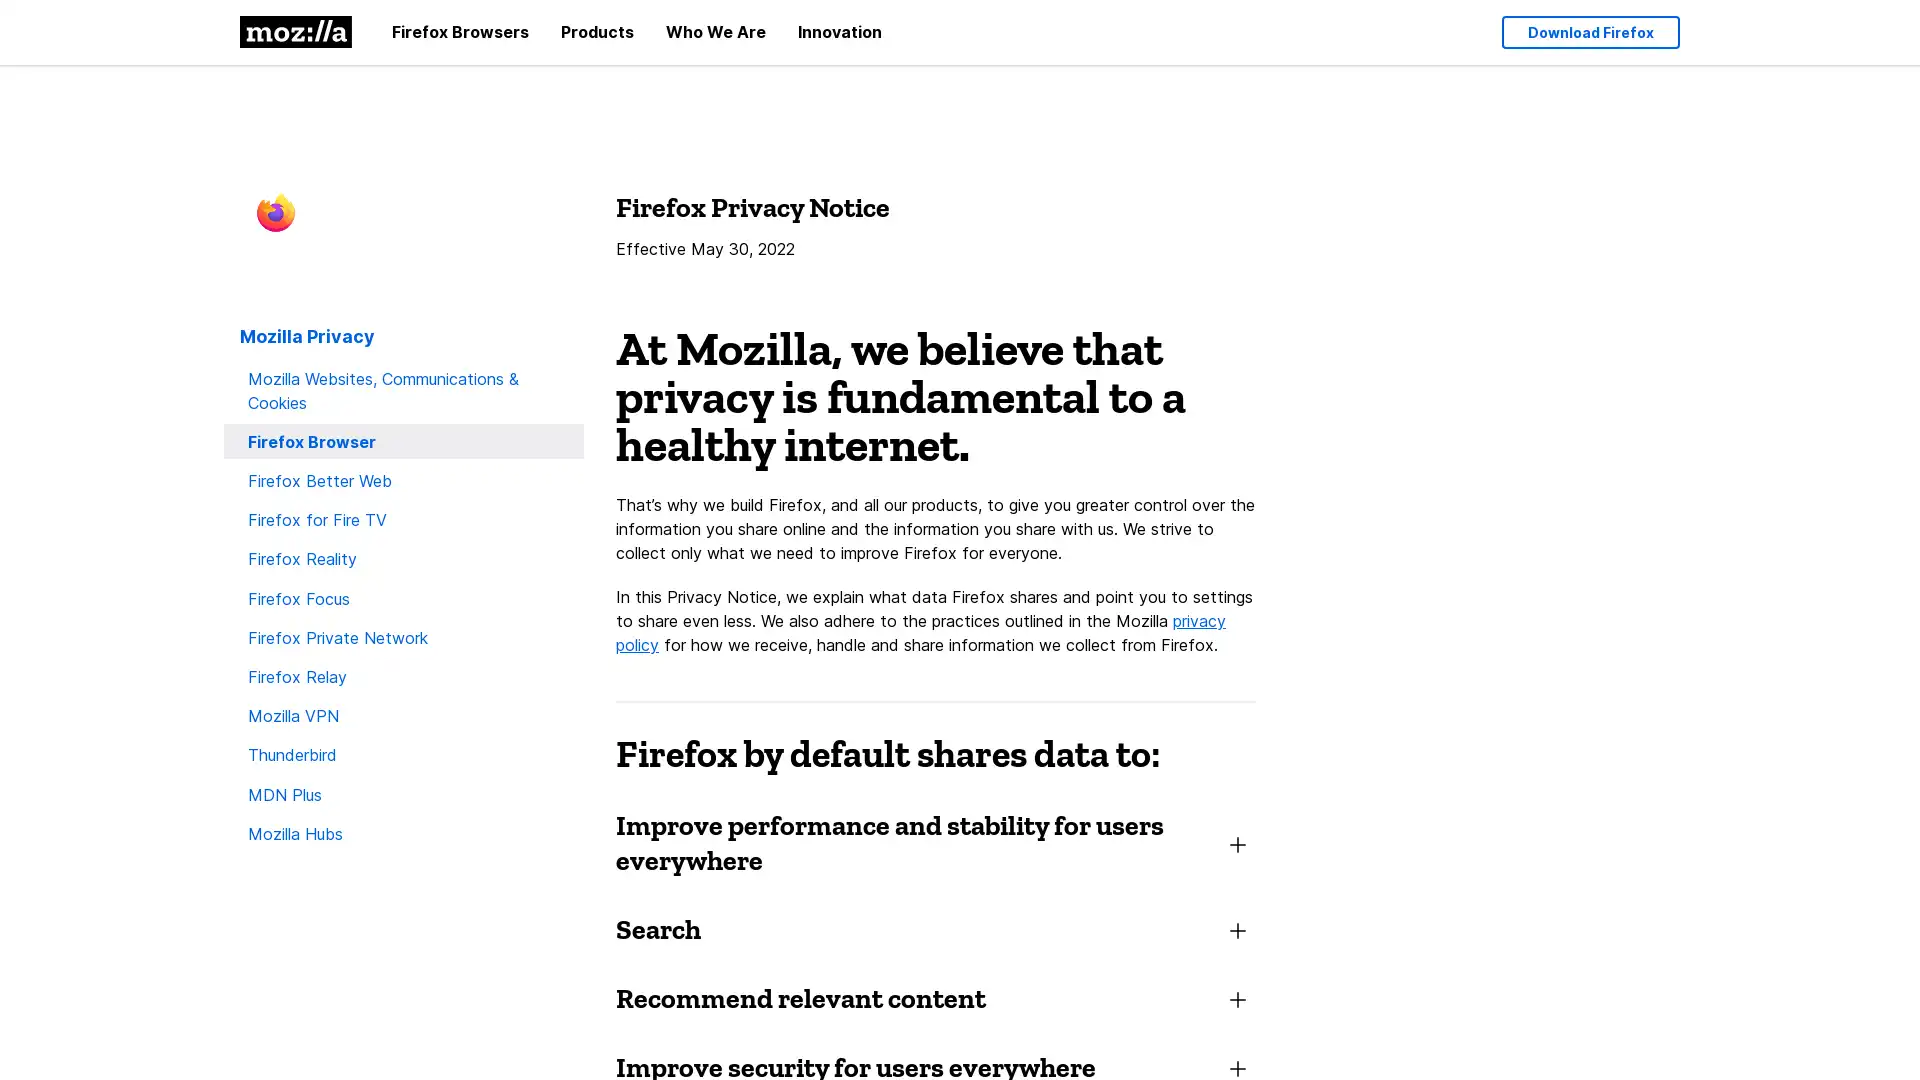 The width and height of the screenshot is (1920, 1080). What do you see at coordinates (935, 928) in the screenshot?
I see `Search` at bounding box center [935, 928].